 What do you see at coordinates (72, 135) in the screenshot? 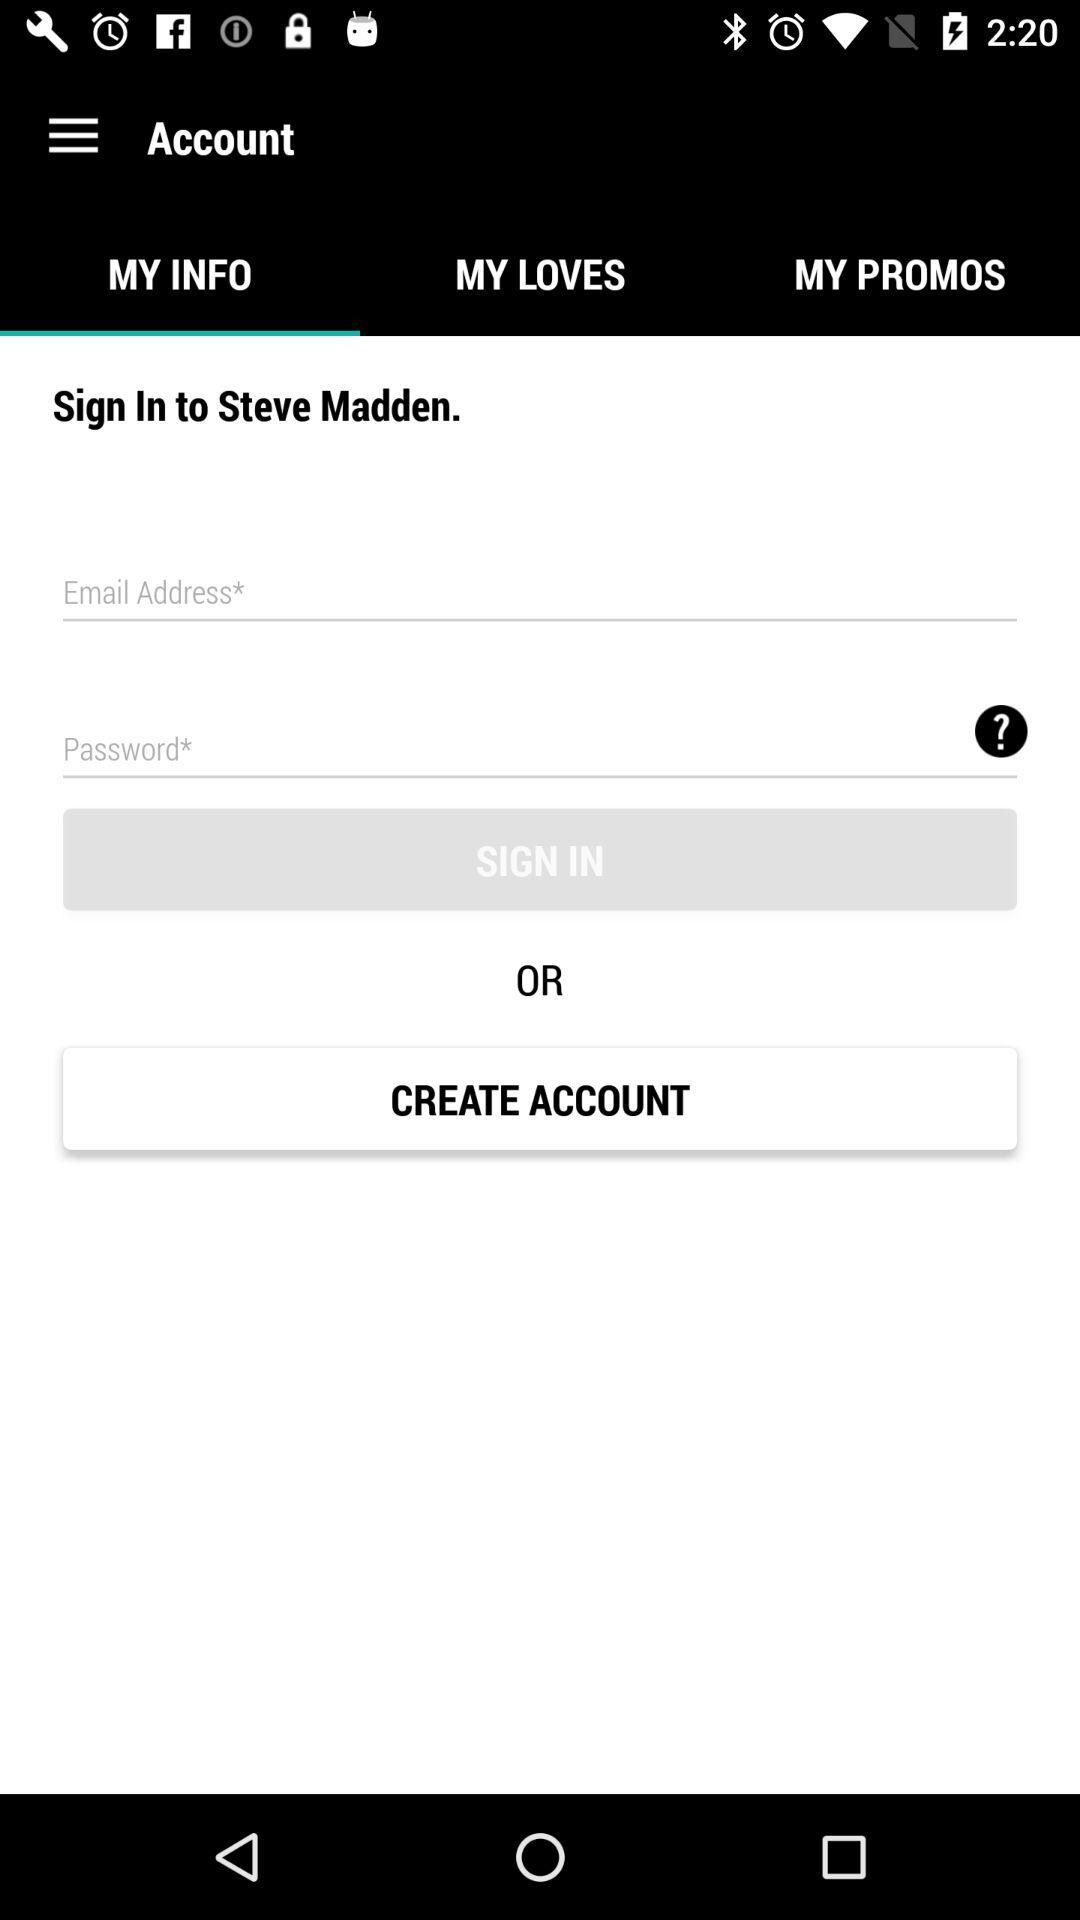
I see `item above my info` at bounding box center [72, 135].